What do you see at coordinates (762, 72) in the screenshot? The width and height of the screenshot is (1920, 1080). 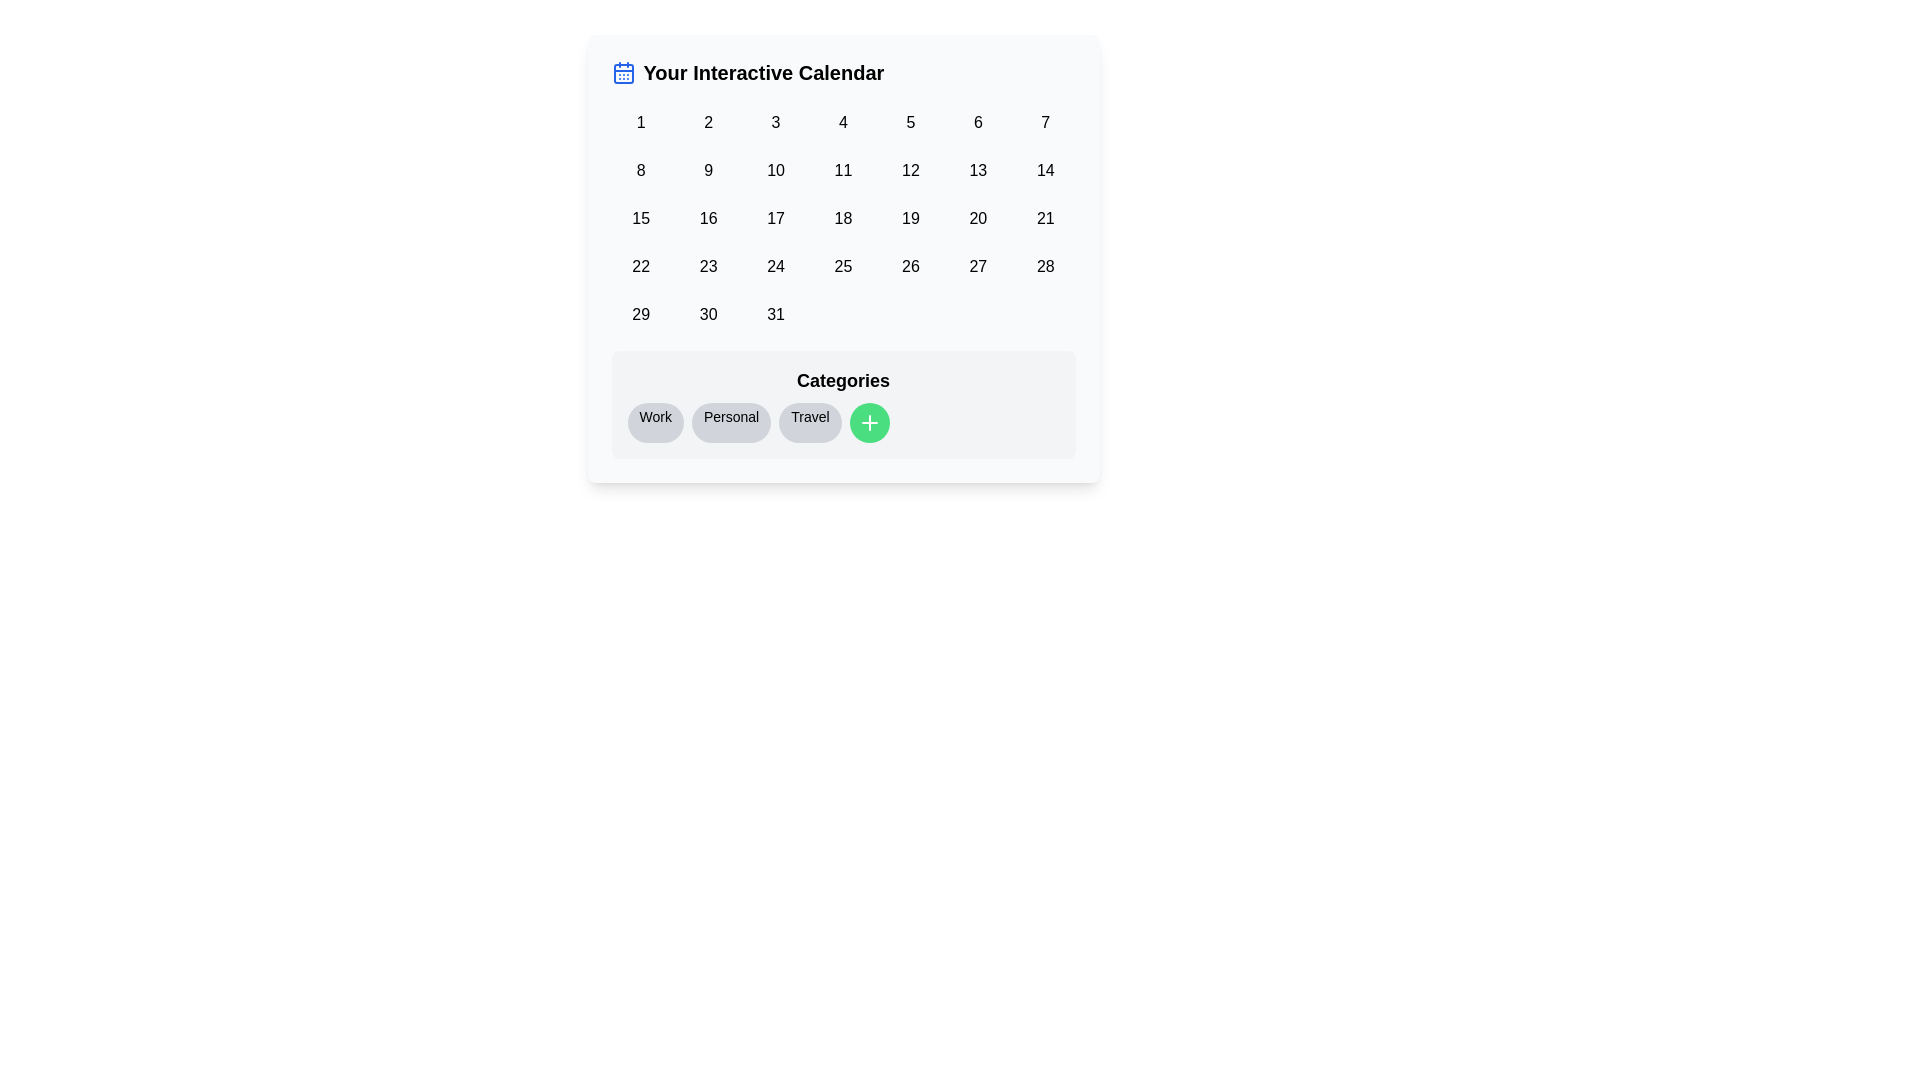 I see `the text label that serves as a title or header for the calendar interface, located to the right of the calendar icon` at bounding box center [762, 72].